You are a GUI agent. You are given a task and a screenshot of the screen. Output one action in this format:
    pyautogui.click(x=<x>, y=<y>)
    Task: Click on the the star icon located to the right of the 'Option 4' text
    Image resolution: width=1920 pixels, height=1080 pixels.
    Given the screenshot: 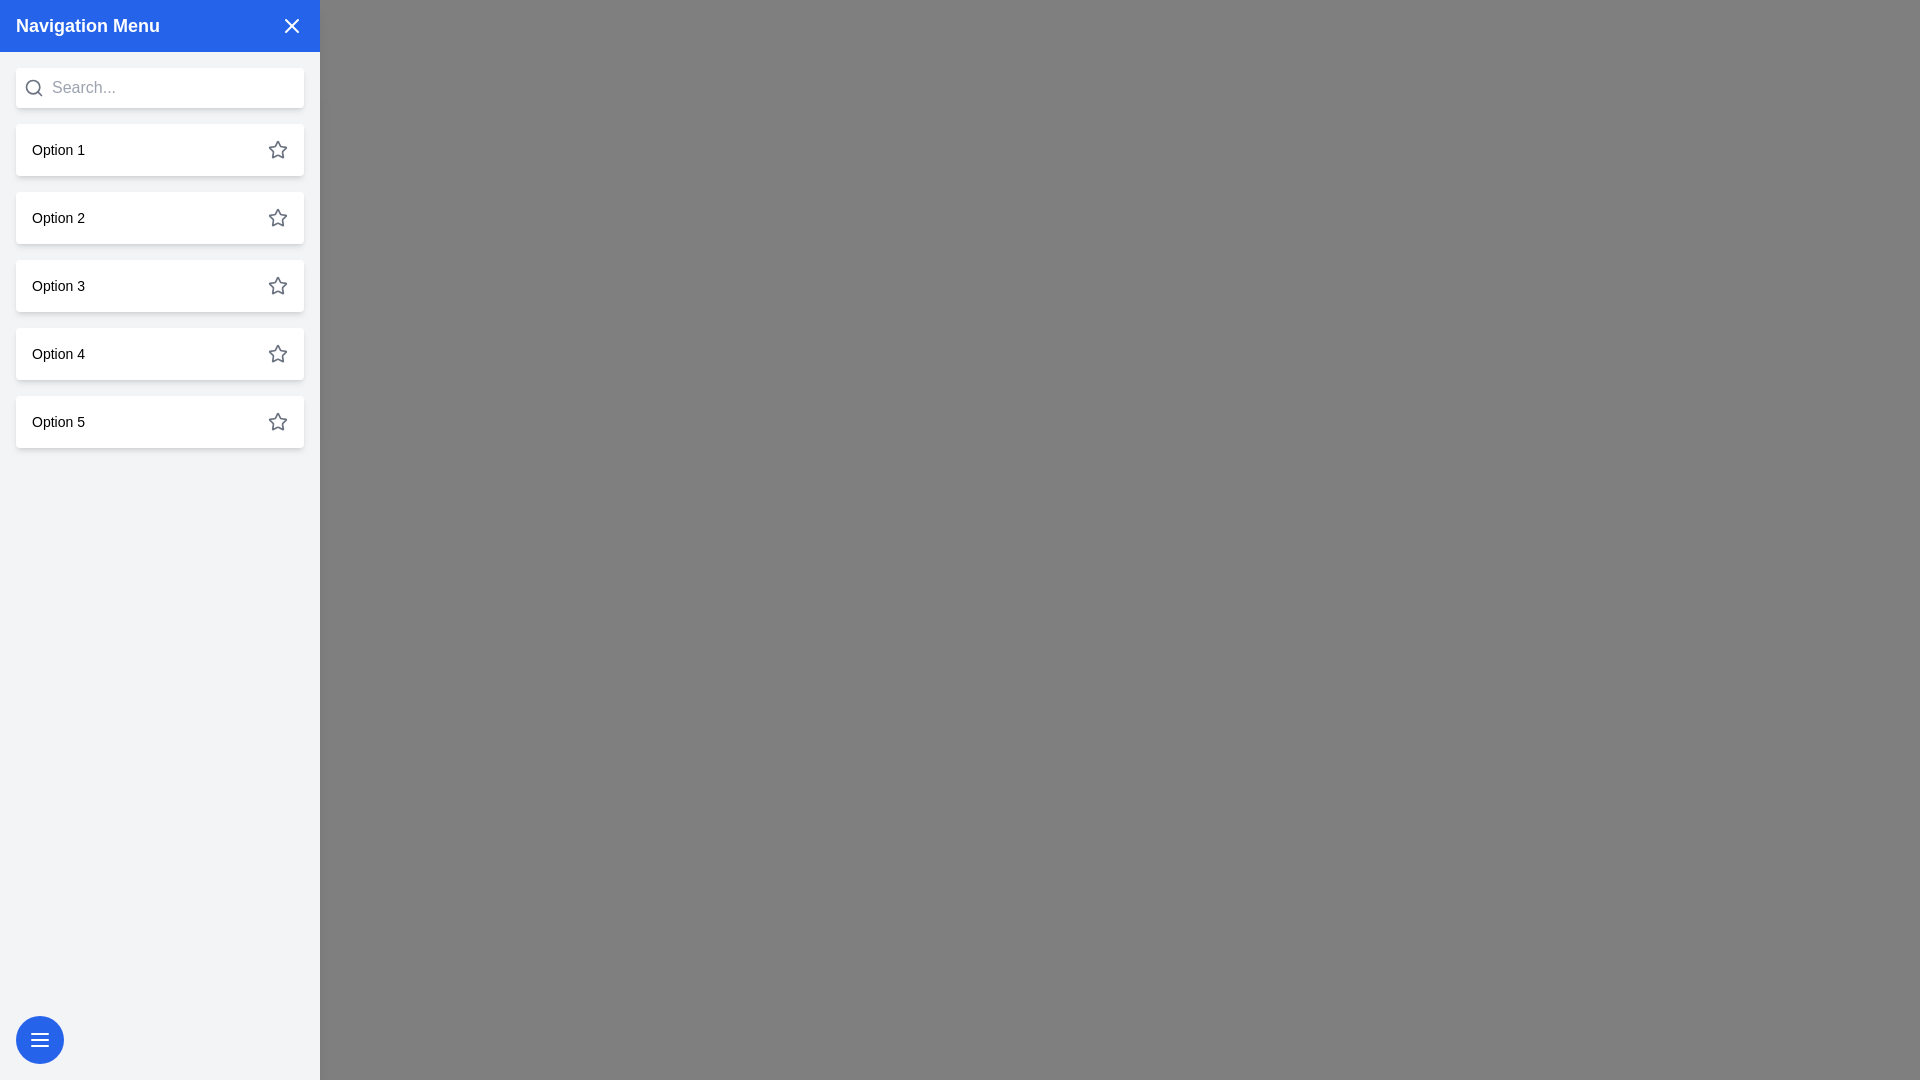 What is the action you would take?
    pyautogui.click(x=277, y=353)
    